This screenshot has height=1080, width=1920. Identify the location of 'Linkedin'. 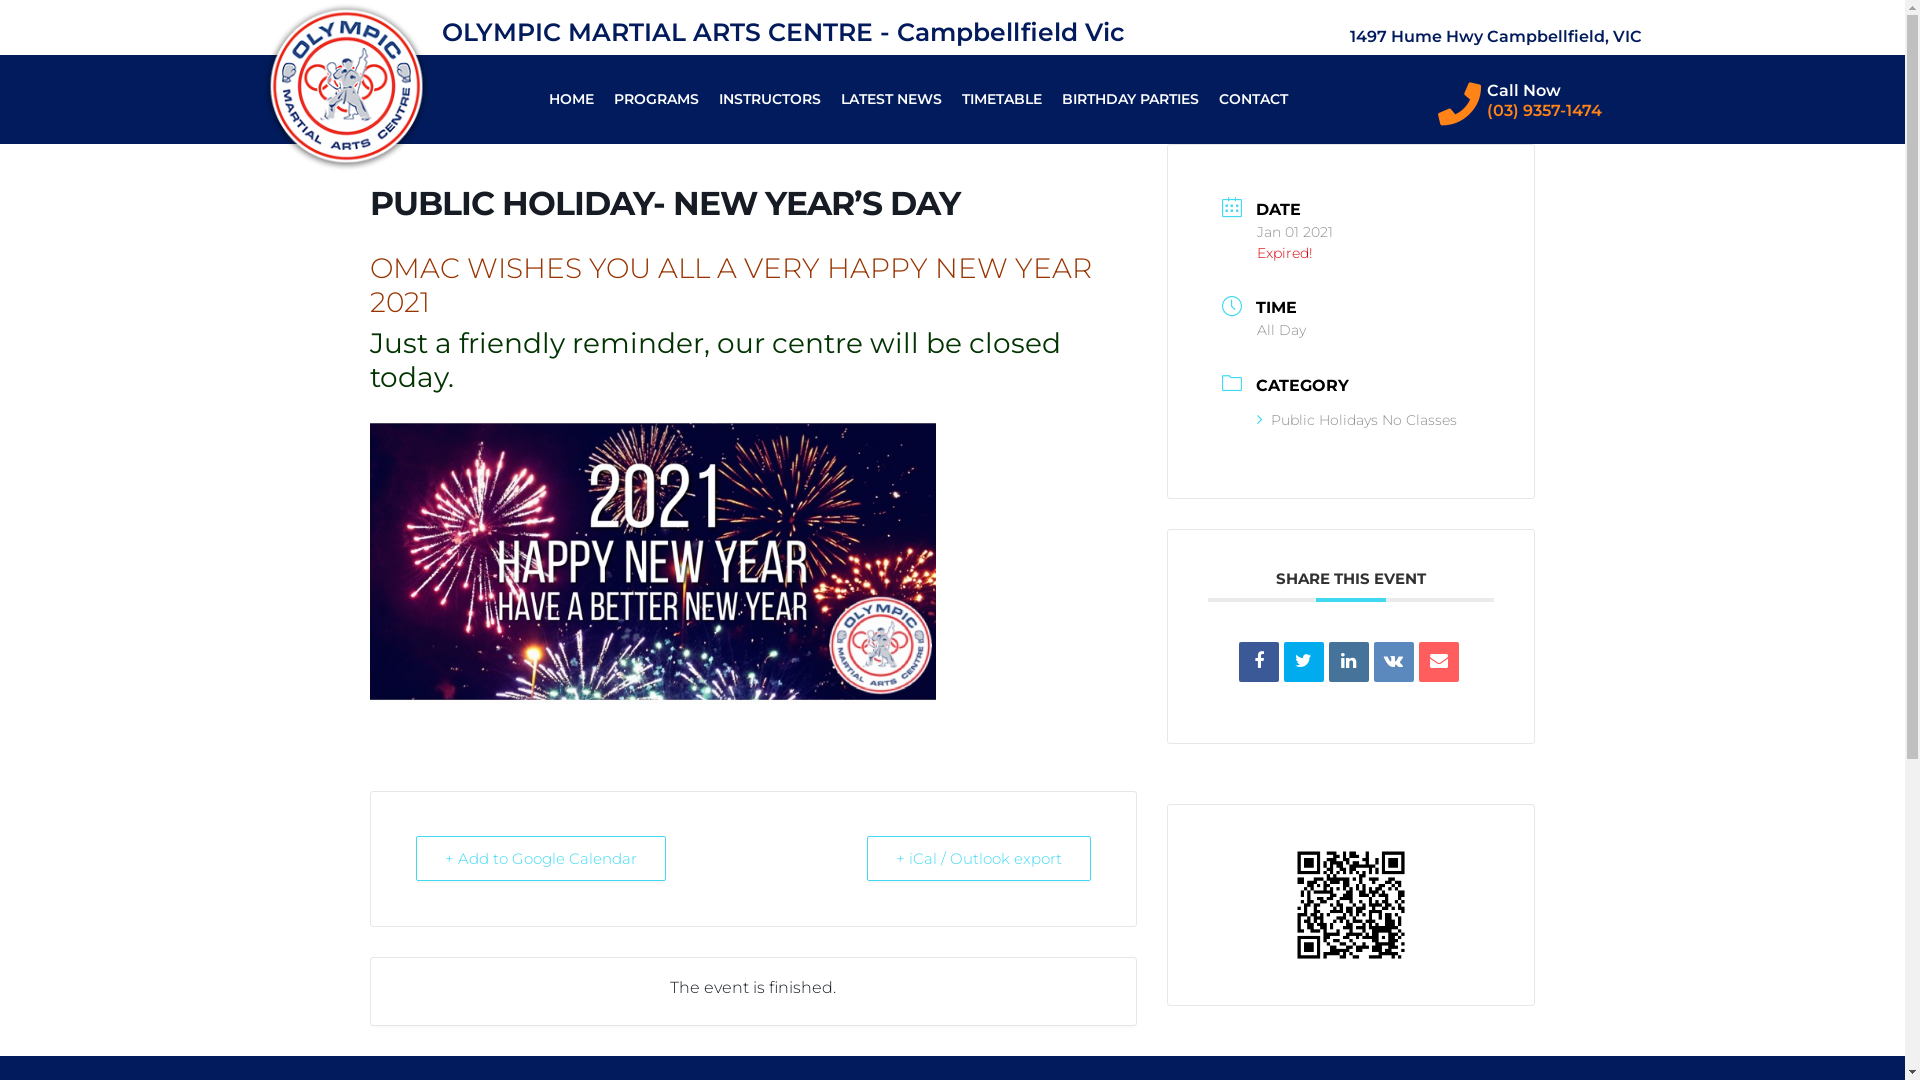
(1348, 662).